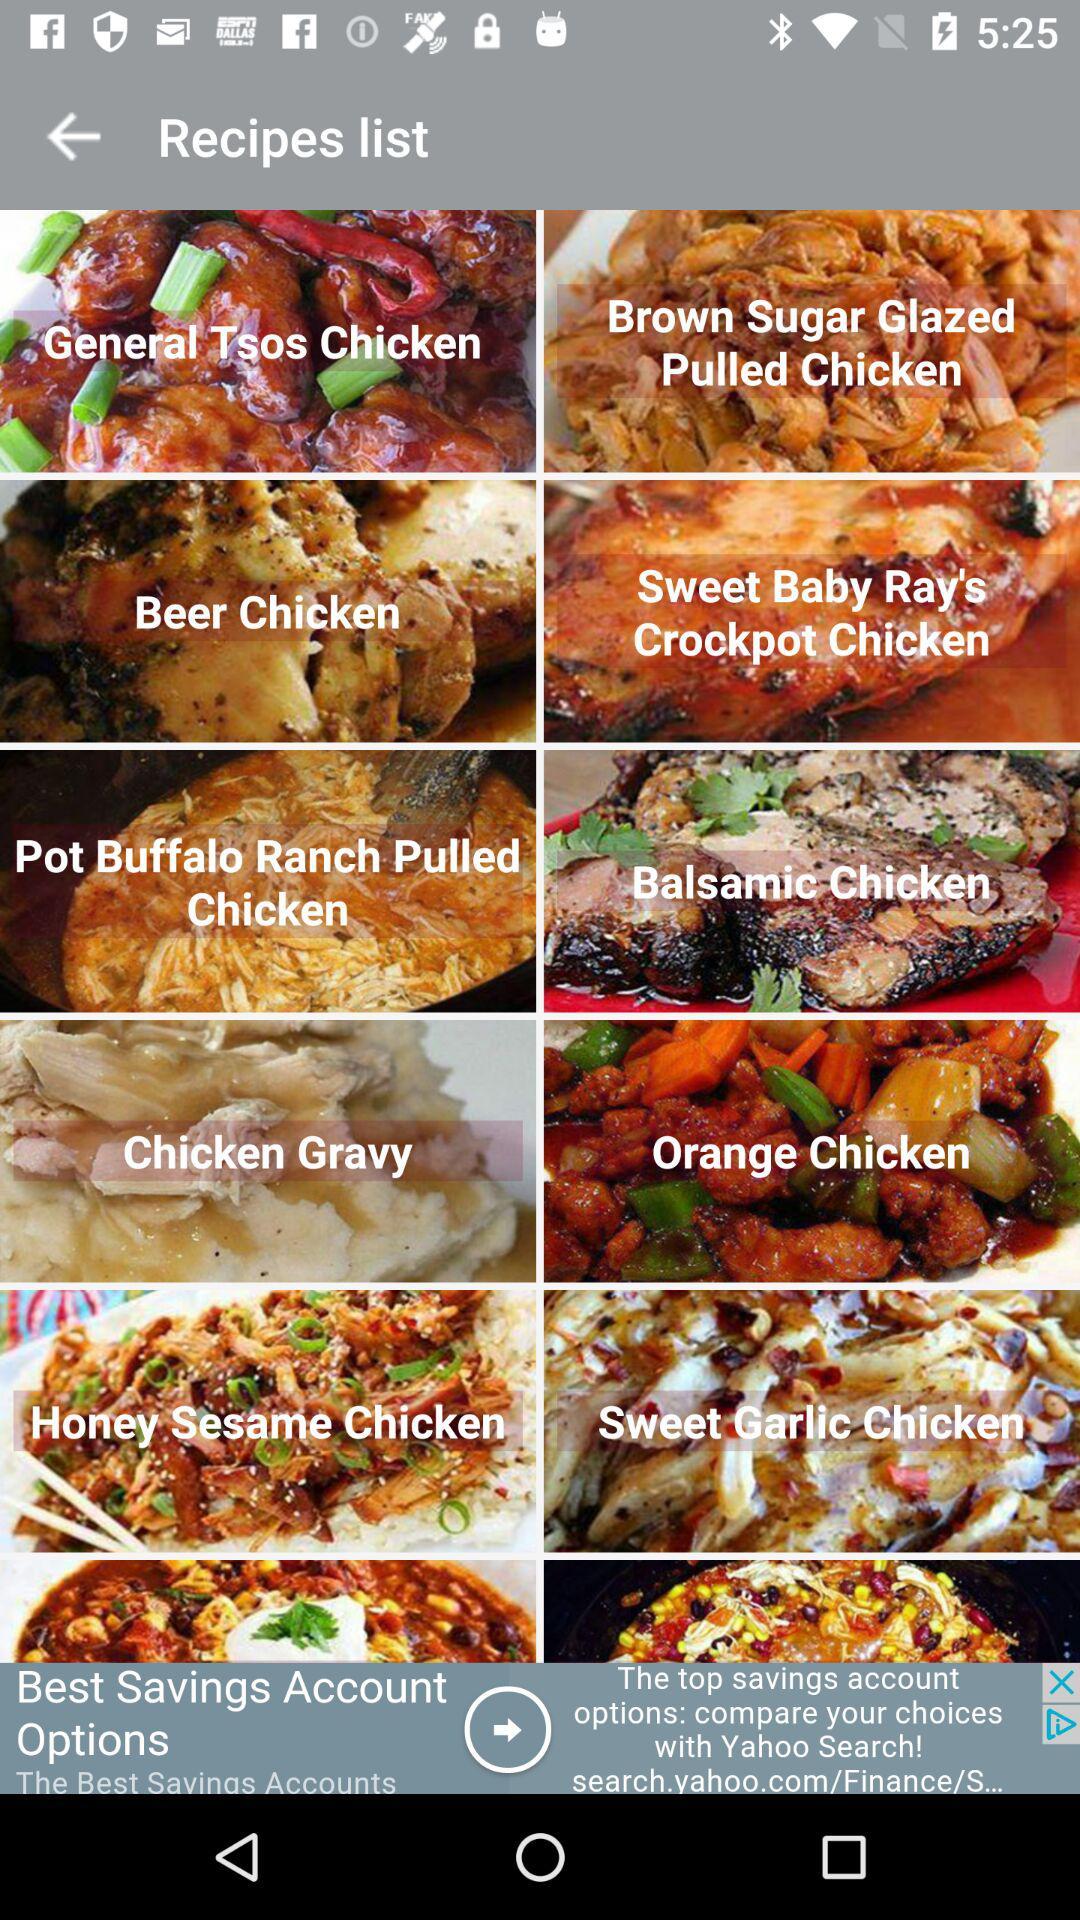 This screenshot has width=1080, height=1920. What do you see at coordinates (812, 1420) in the screenshot?
I see `the second image in fifth row` at bounding box center [812, 1420].